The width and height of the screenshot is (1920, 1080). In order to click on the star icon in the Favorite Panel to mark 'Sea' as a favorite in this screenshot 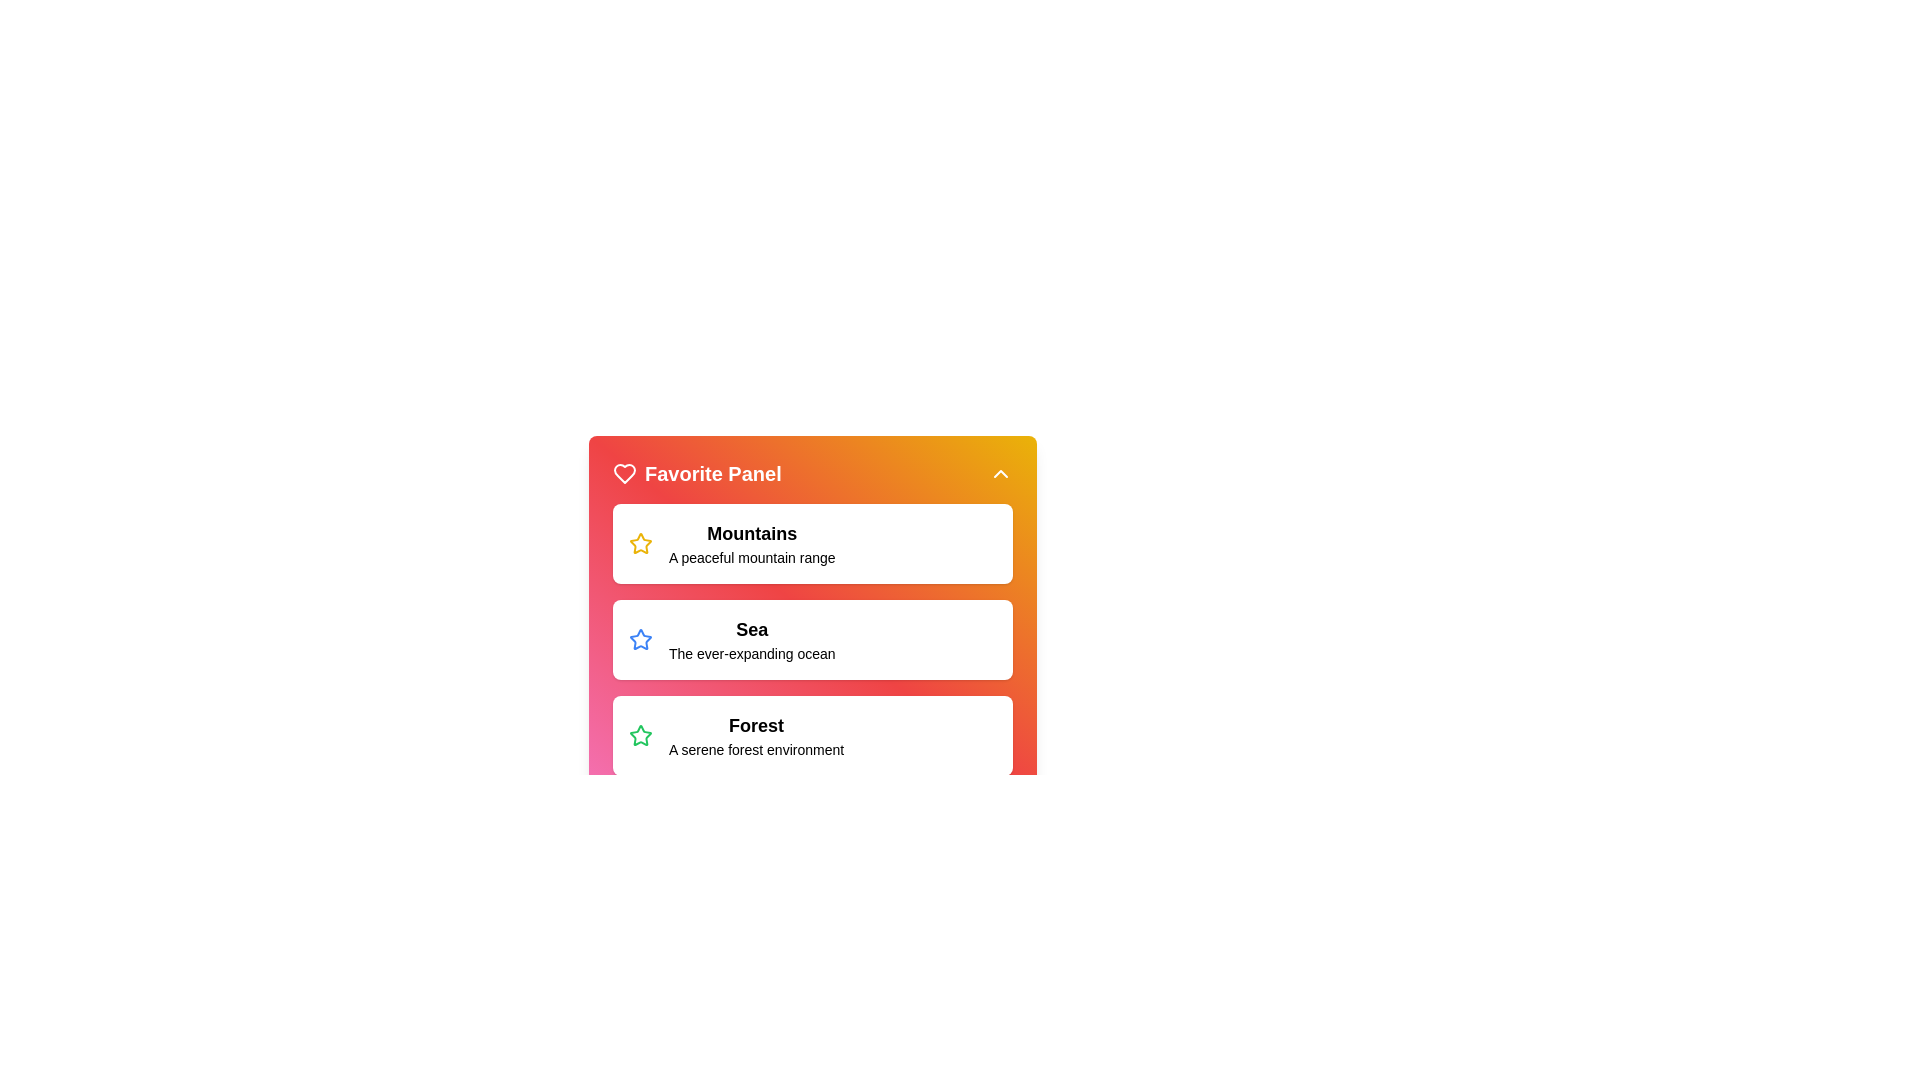, I will do `click(641, 543)`.